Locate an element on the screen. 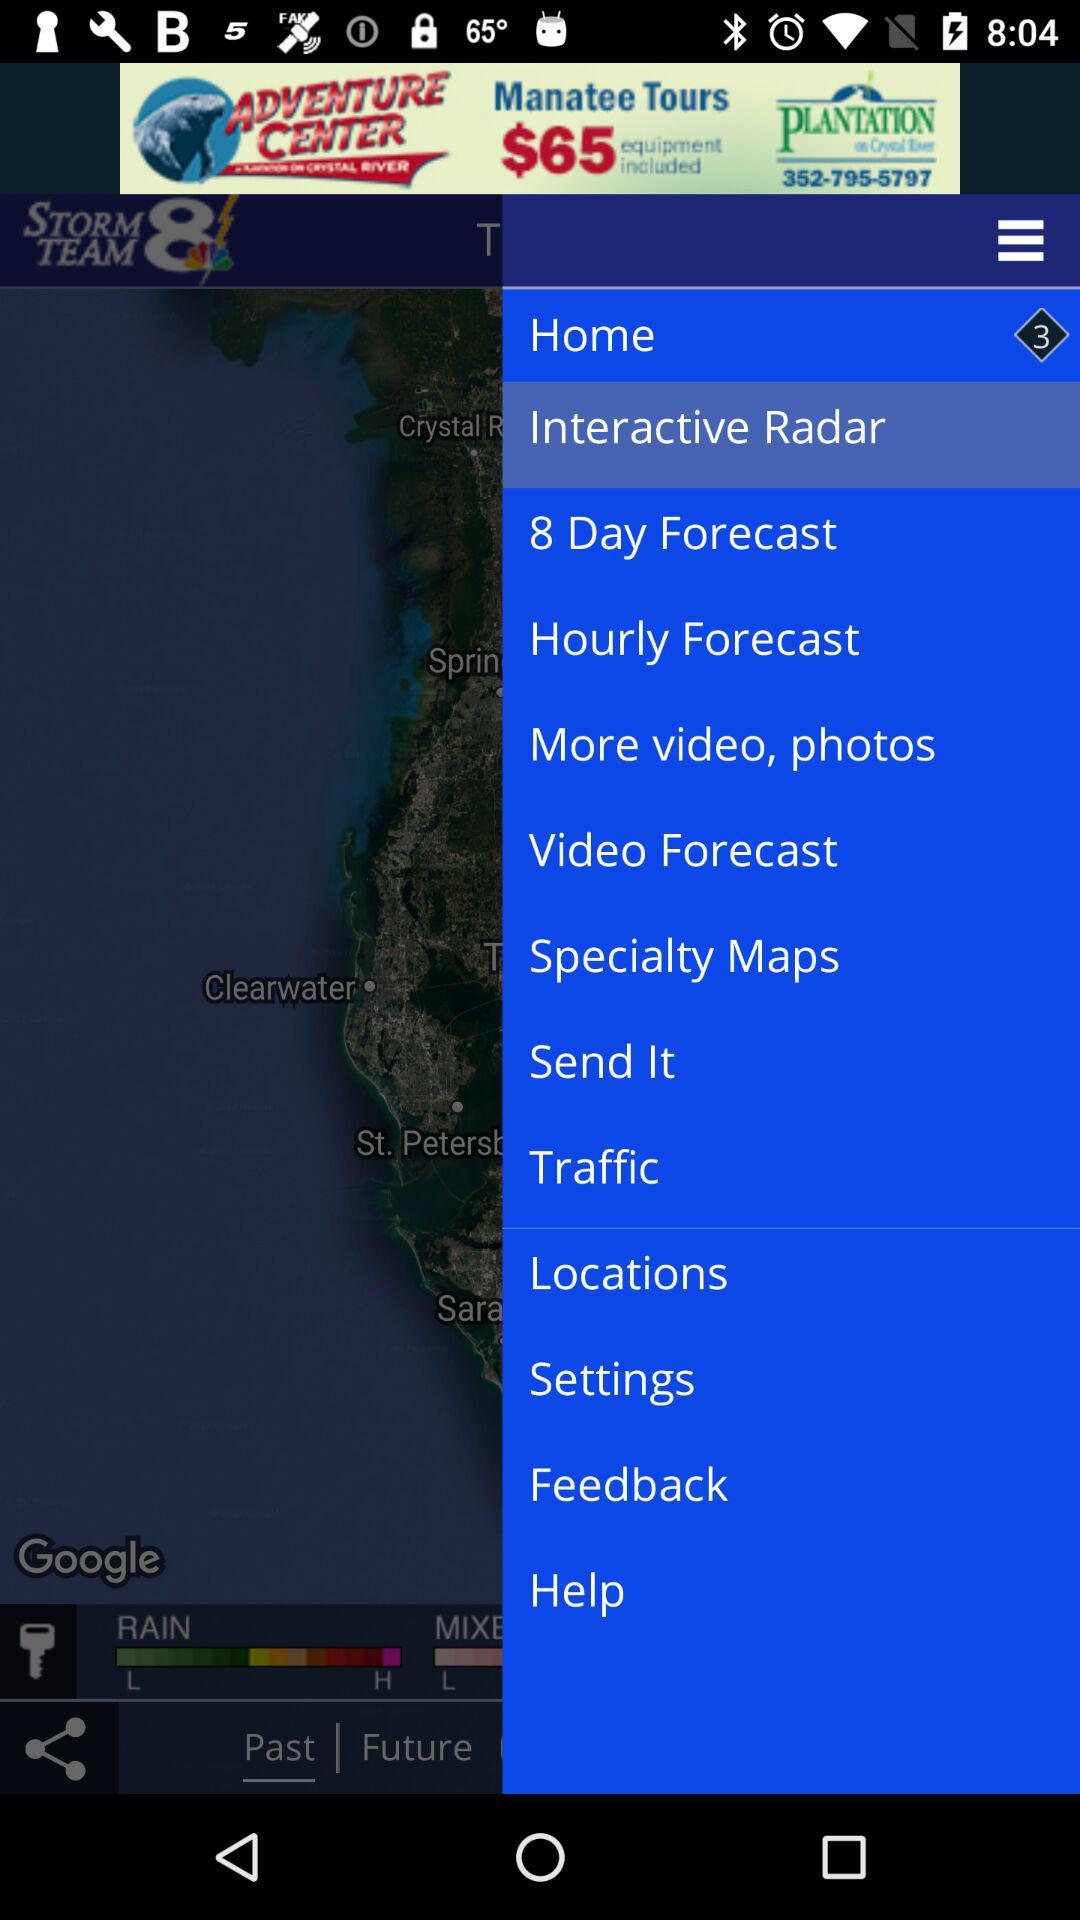 This screenshot has width=1080, height=1920. the share icon is located at coordinates (58, 1746).